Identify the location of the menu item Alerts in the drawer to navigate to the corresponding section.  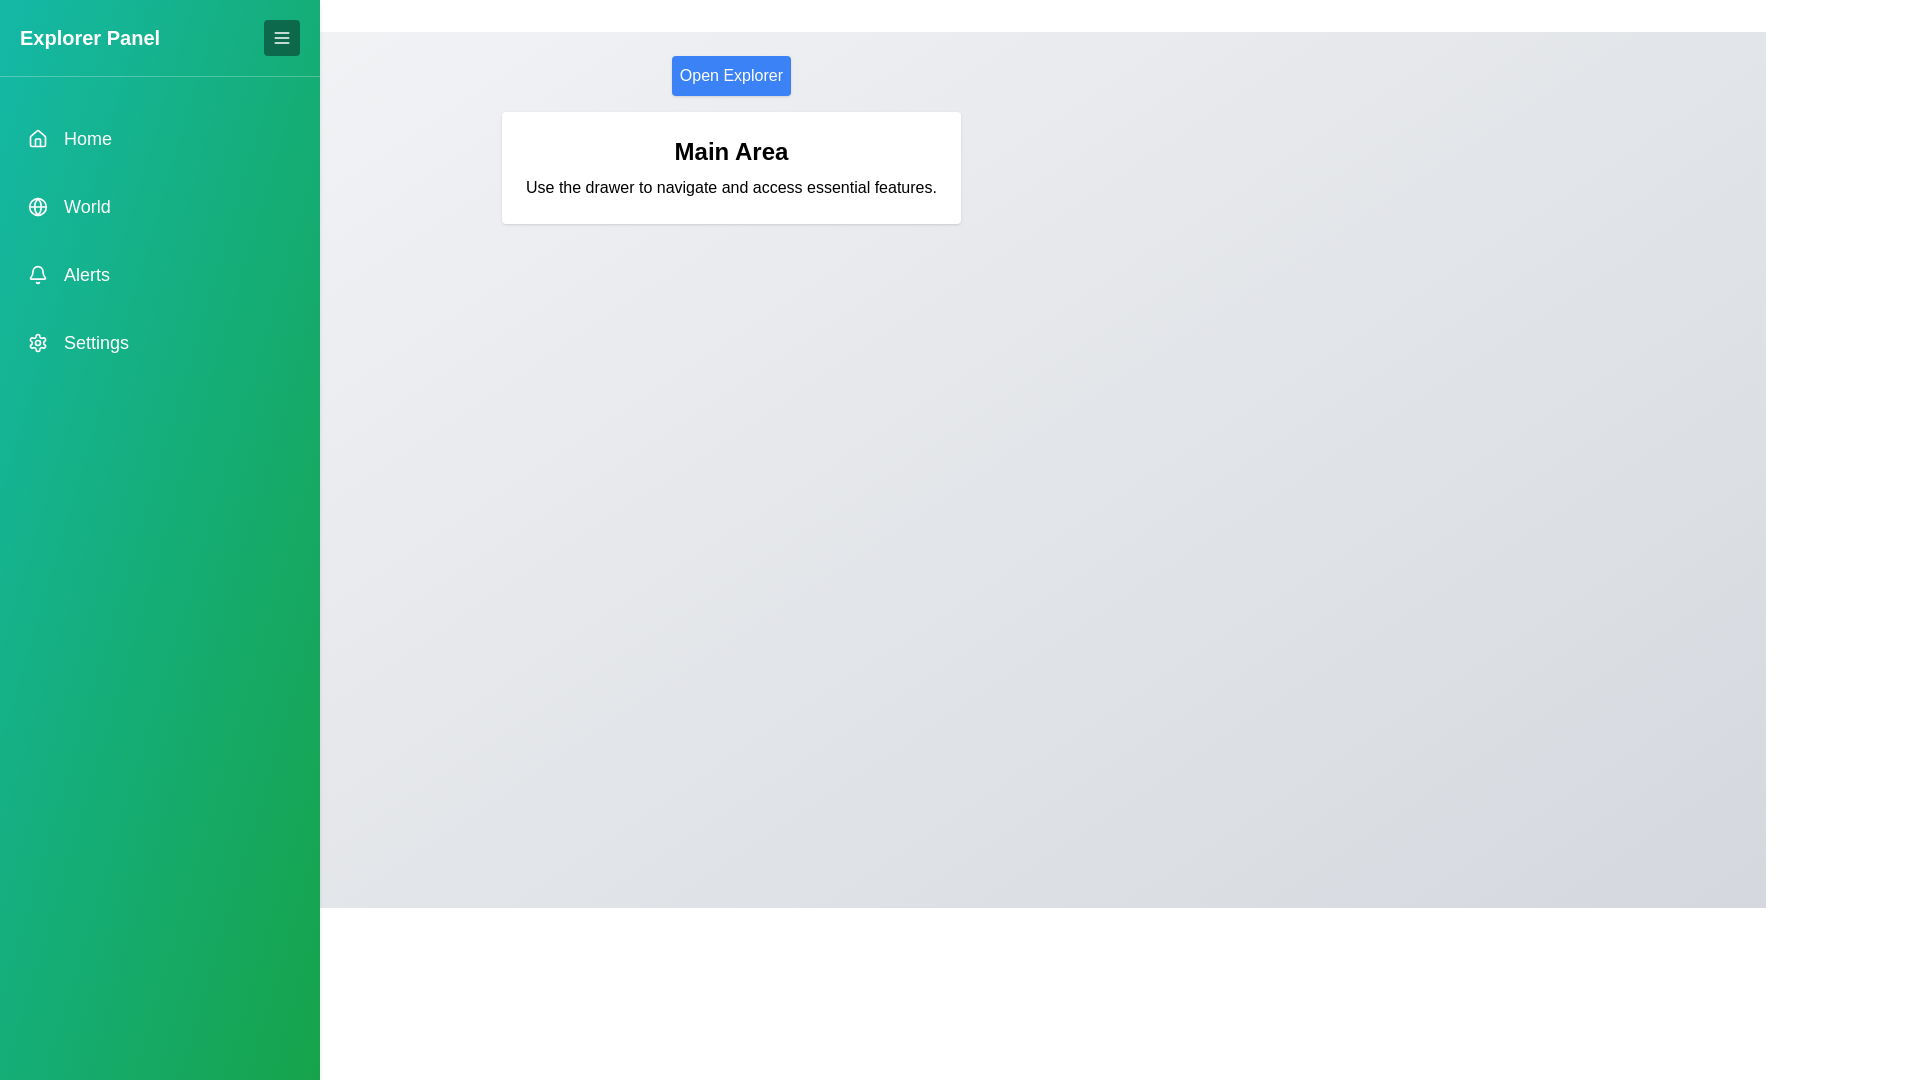
(158, 274).